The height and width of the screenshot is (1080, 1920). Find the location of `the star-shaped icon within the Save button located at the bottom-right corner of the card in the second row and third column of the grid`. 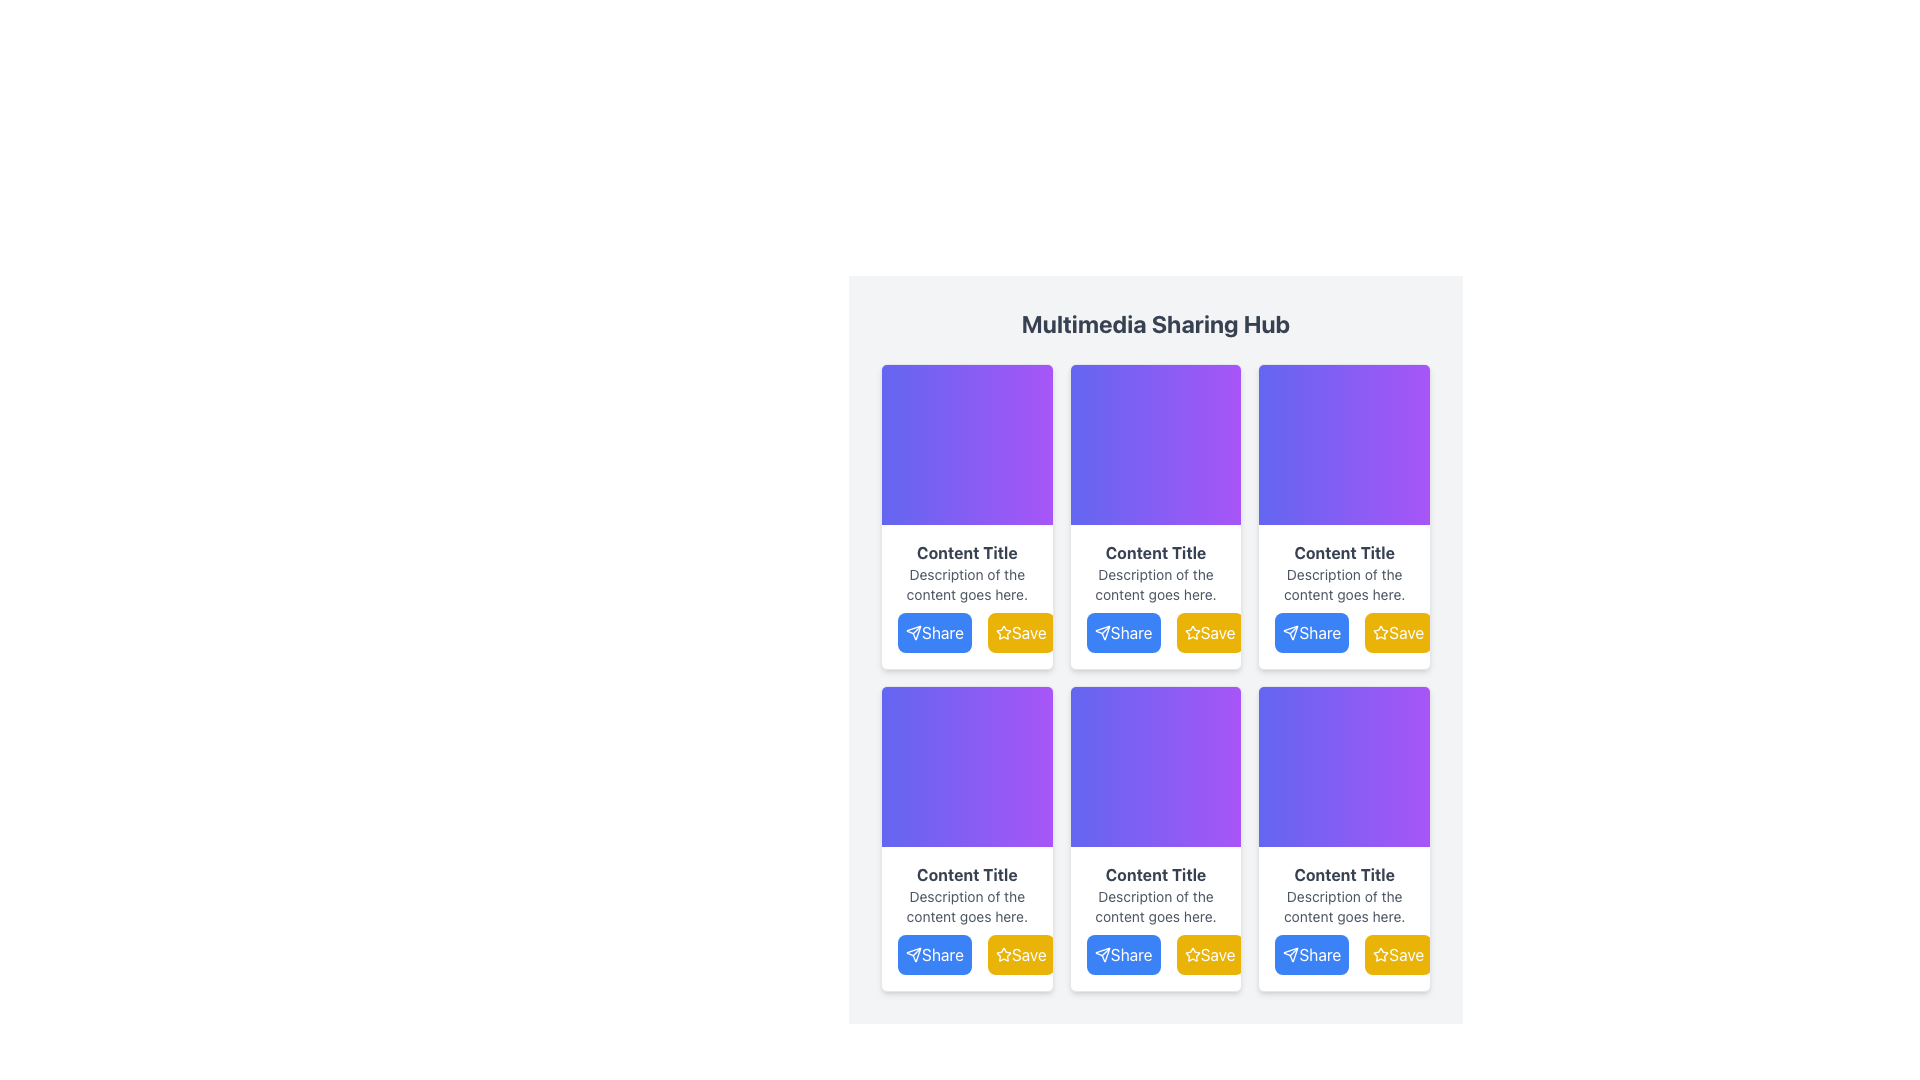

the star-shaped icon within the Save button located at the bottom-right corner of the card in the second row and third column of the grid is located at coordinates (1380, 632).